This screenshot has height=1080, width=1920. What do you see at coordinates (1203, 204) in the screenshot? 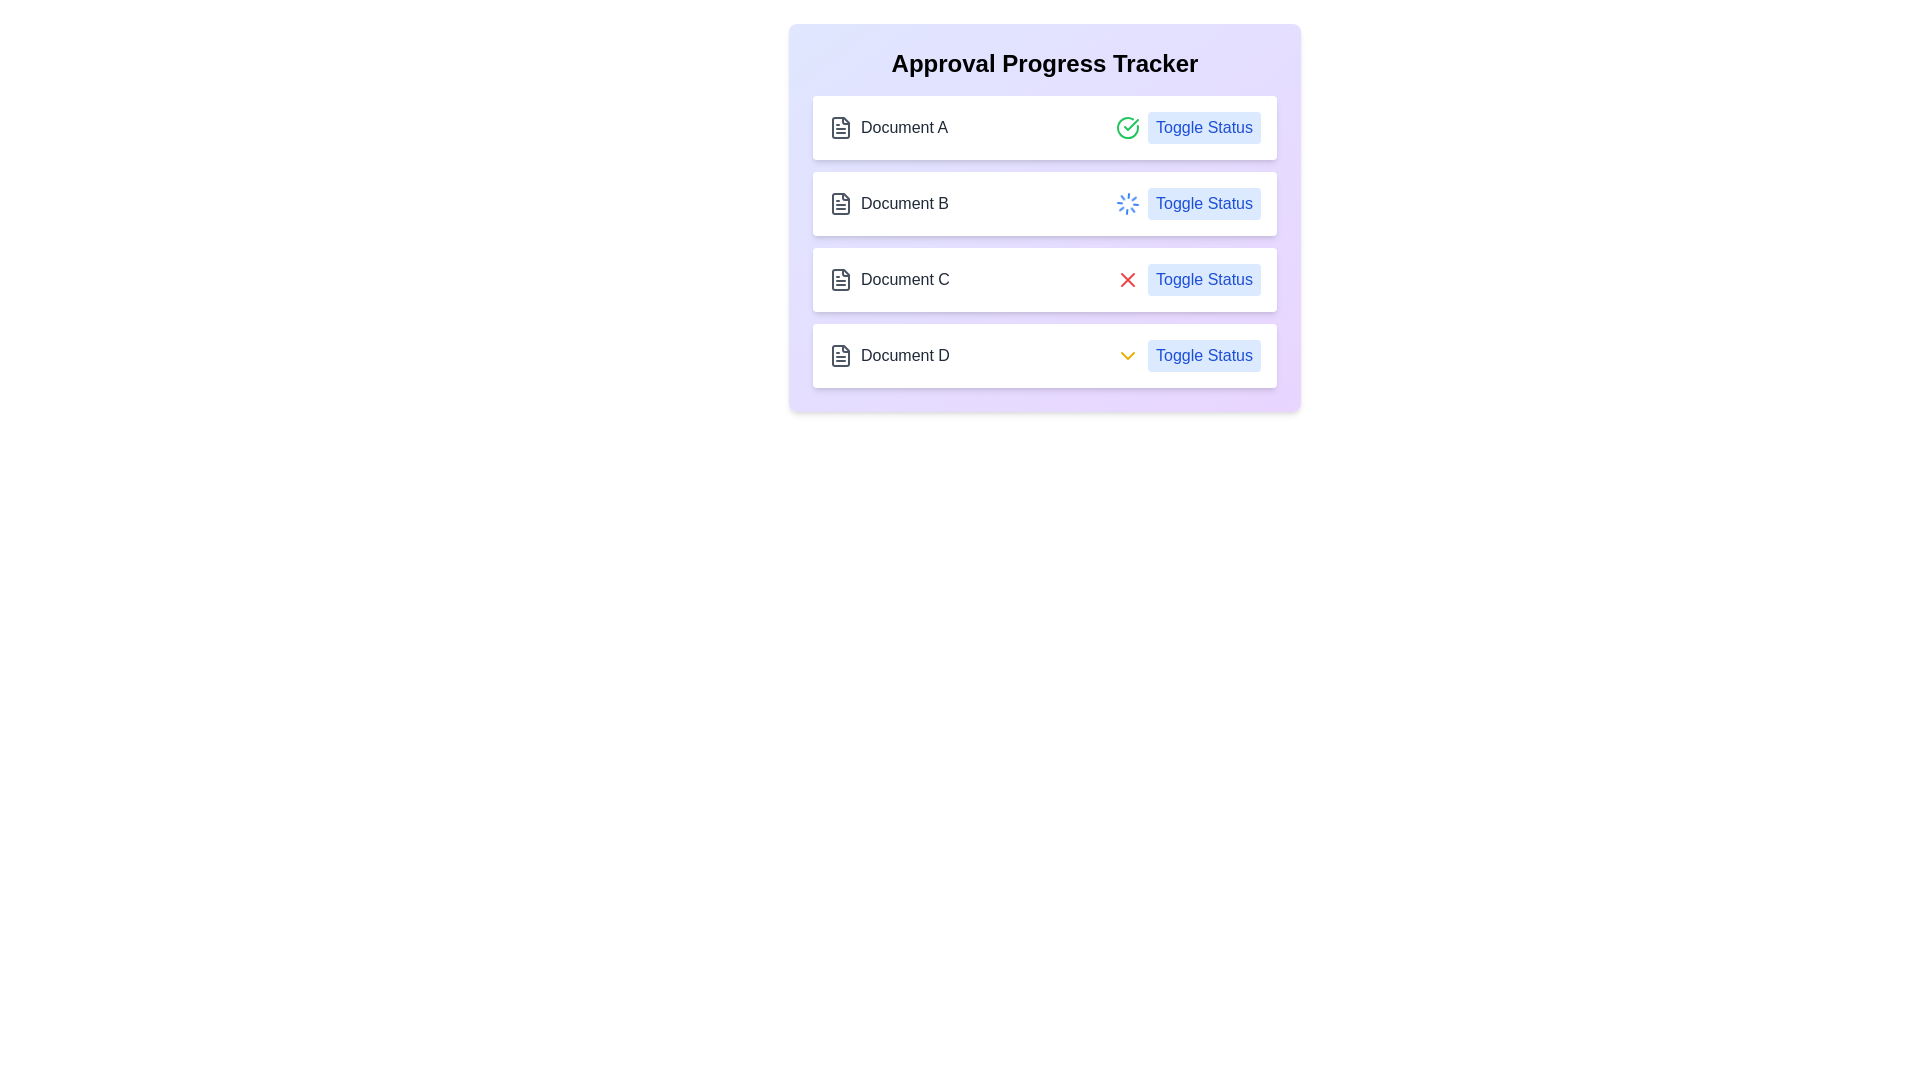
I see `the button located to the far right of the row for 'Document B' in the 'Approval Progress Tracker' interface` at bounding box center [1203, 204].